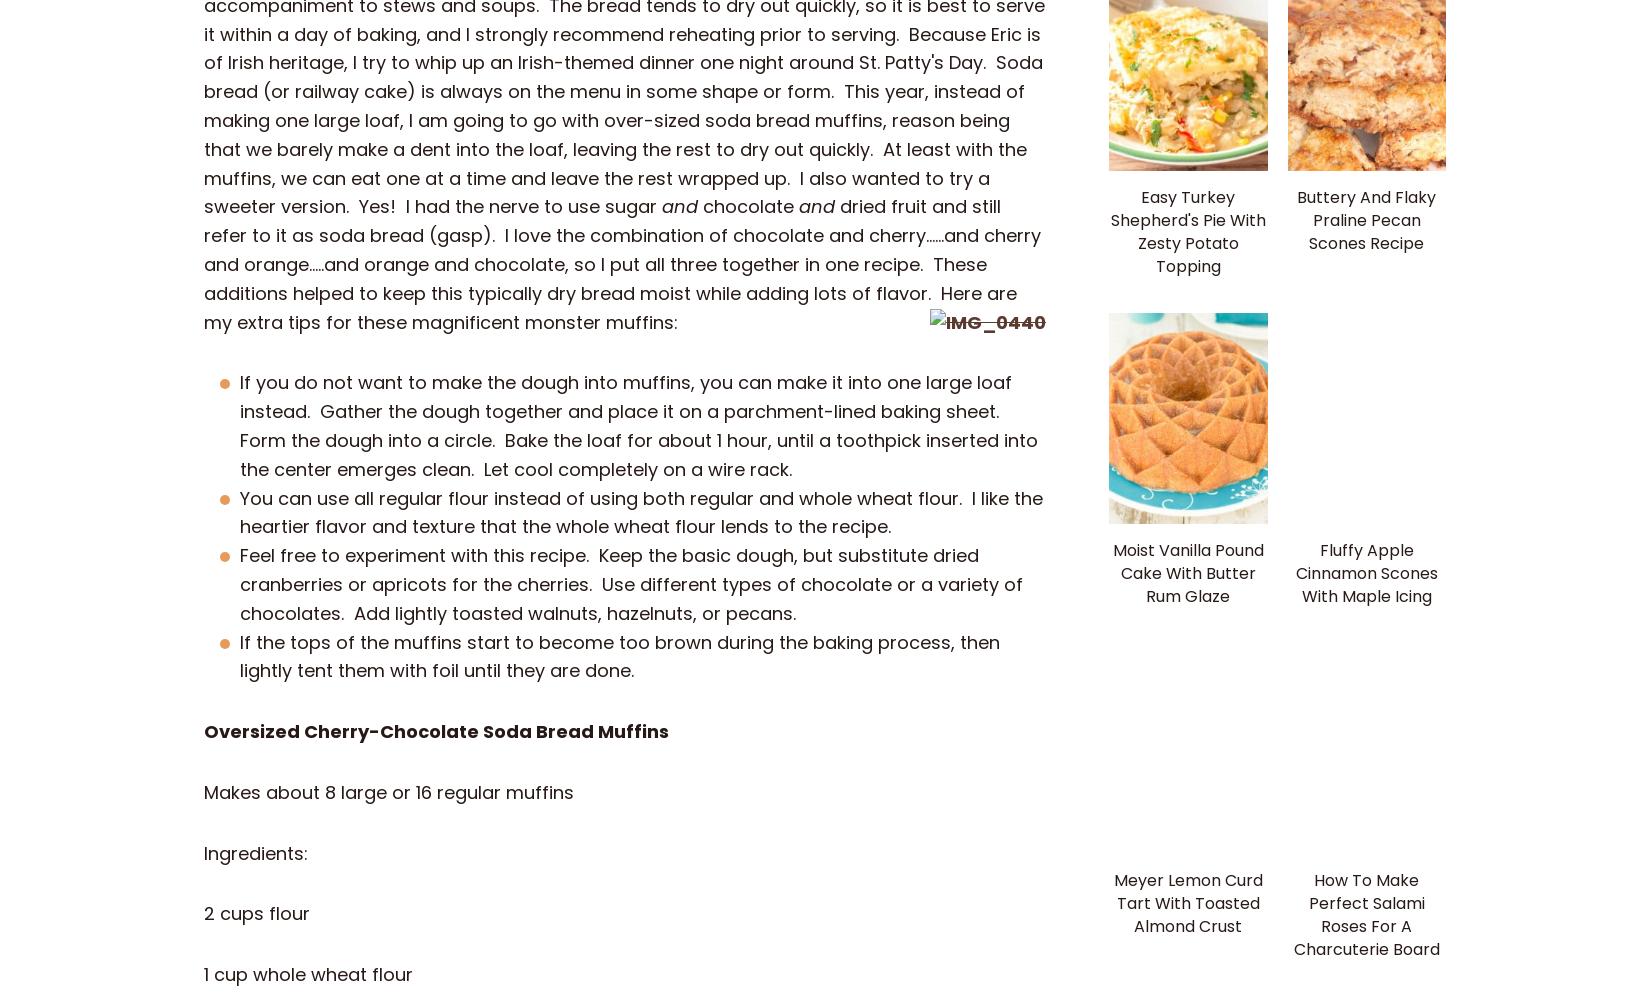 Image resolution: width=1650 pixels, height=1006 pixels. I want to click on '2 cups flour', so click(257, 912).